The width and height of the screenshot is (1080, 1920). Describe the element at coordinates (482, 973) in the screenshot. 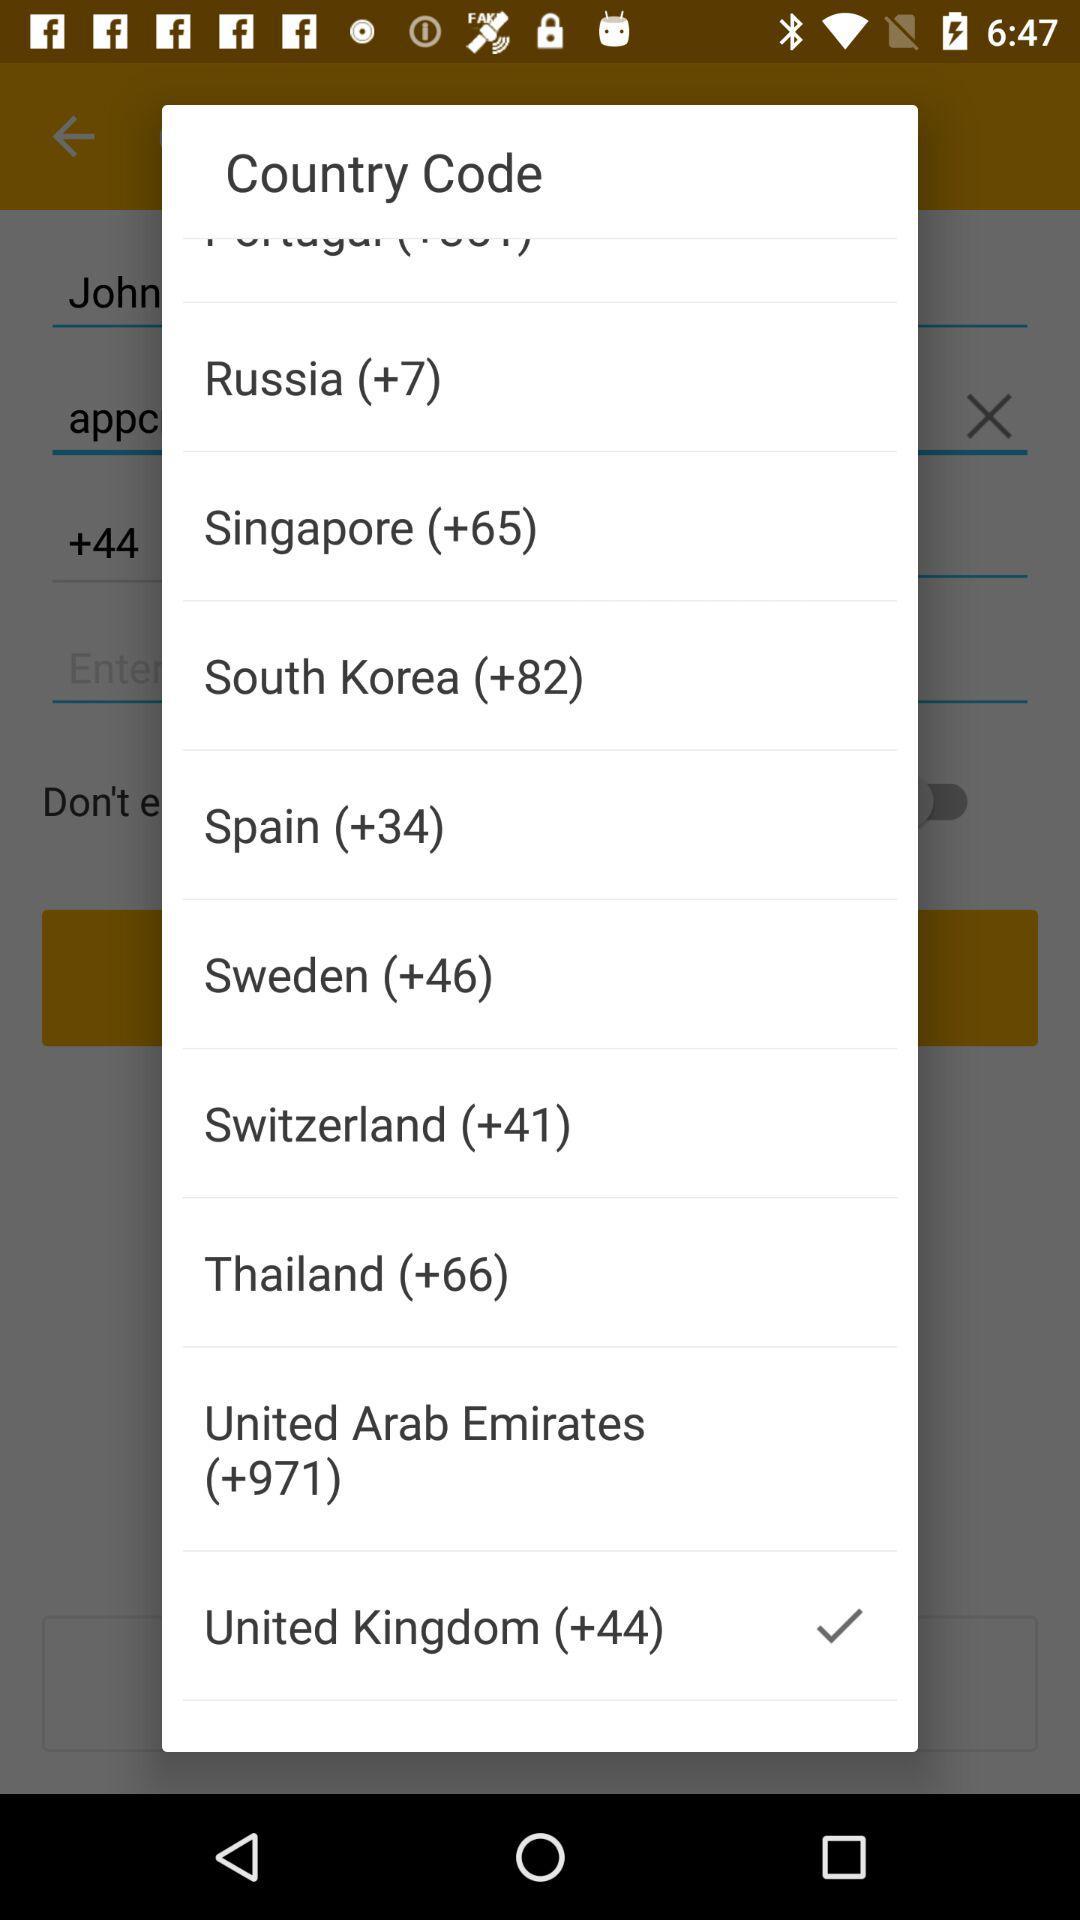

I see `icon below spain (+34)` at that location.